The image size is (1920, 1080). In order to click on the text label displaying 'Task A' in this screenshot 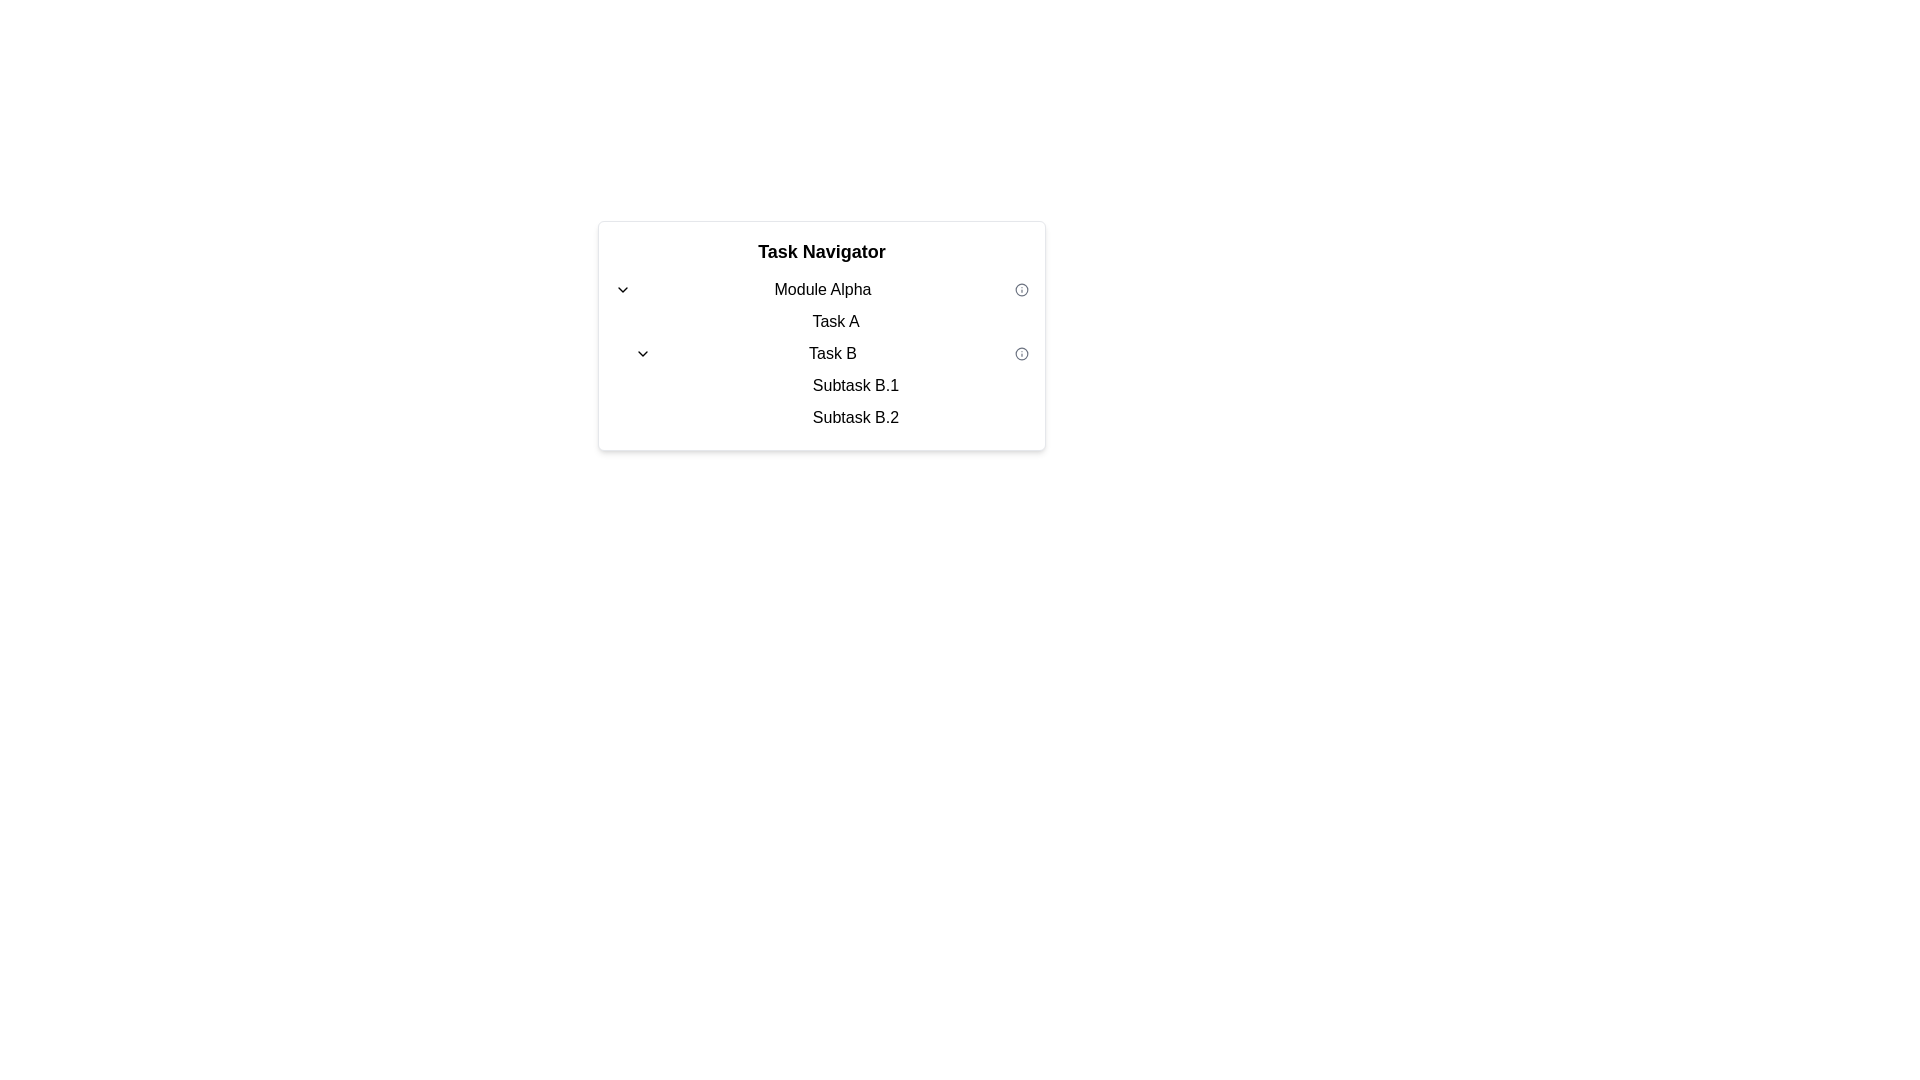, I will do `click(835, 320)`.